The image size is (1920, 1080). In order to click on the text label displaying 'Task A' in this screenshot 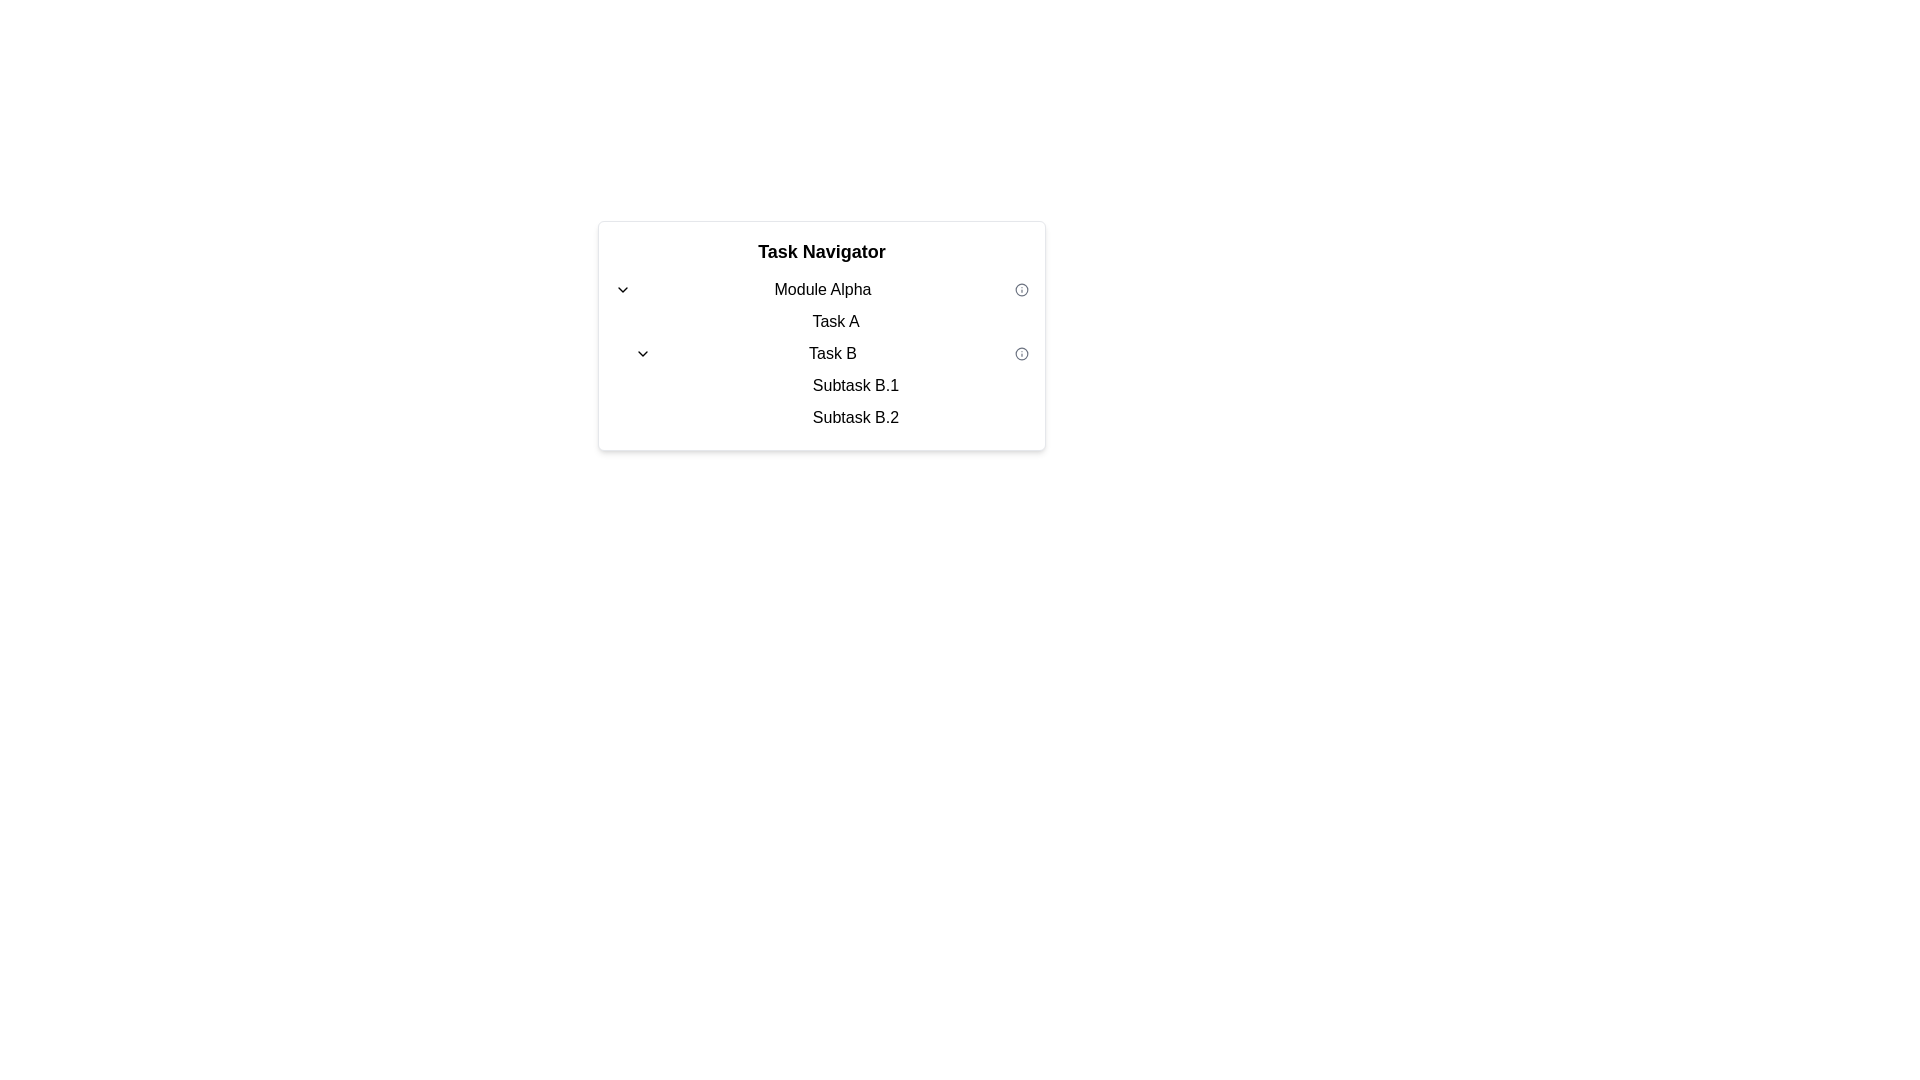, I will do `click(835, 320)`.